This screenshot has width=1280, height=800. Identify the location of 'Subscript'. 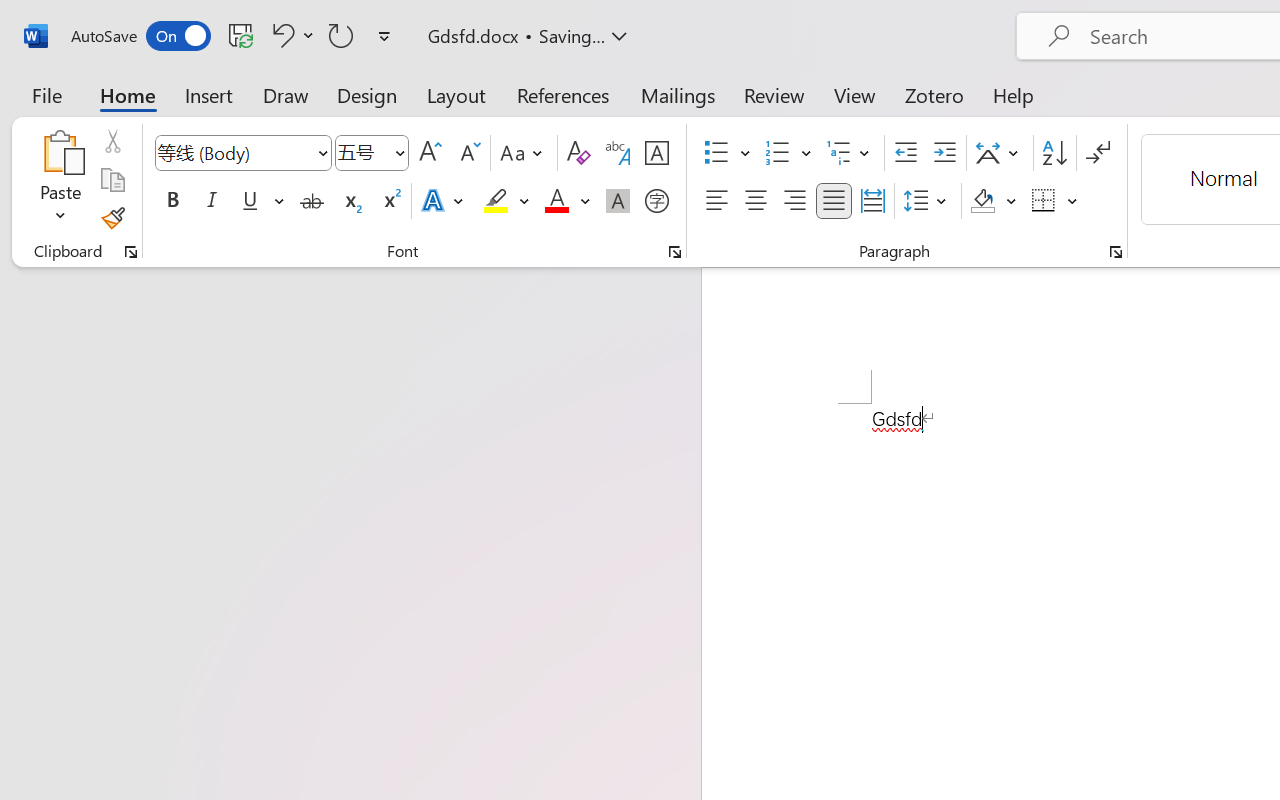
(350, 201).